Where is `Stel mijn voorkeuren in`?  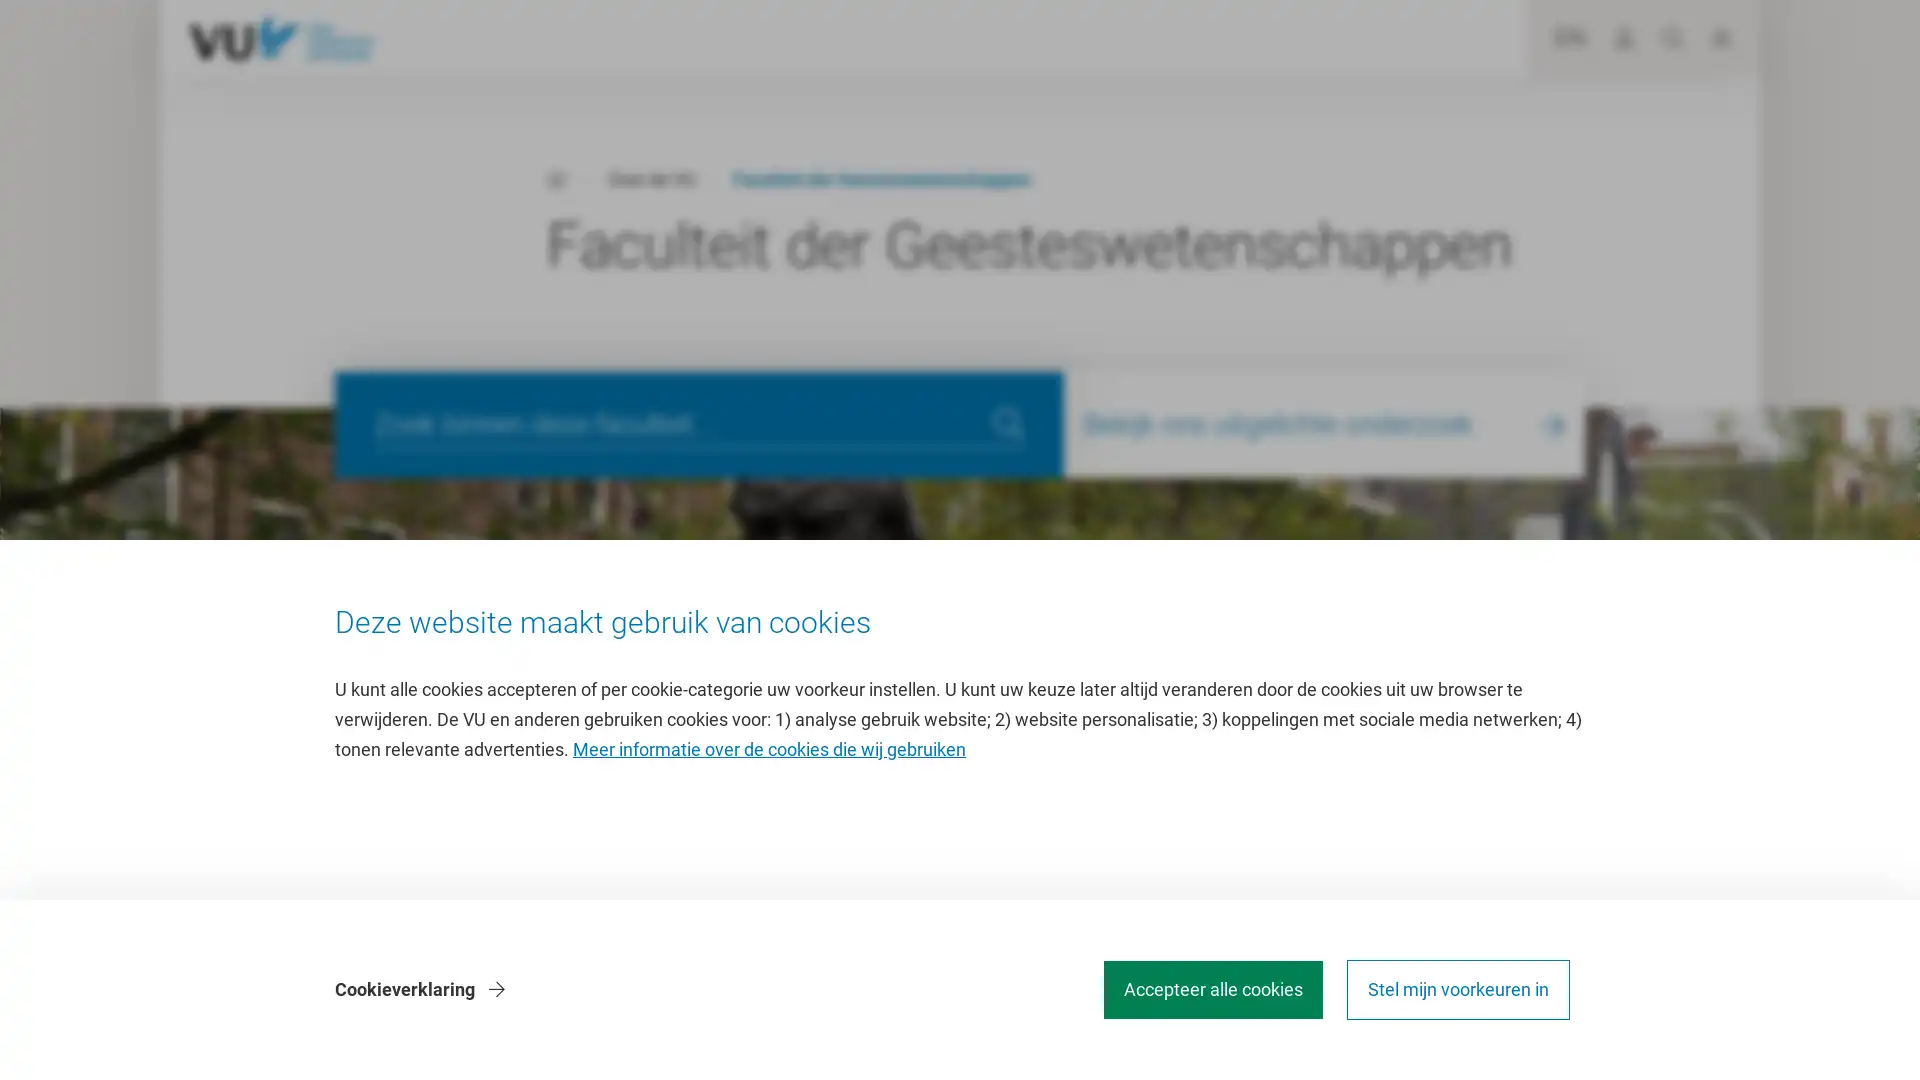 Stel mijn voorkeuren in is located at coordinates (1458, 990).